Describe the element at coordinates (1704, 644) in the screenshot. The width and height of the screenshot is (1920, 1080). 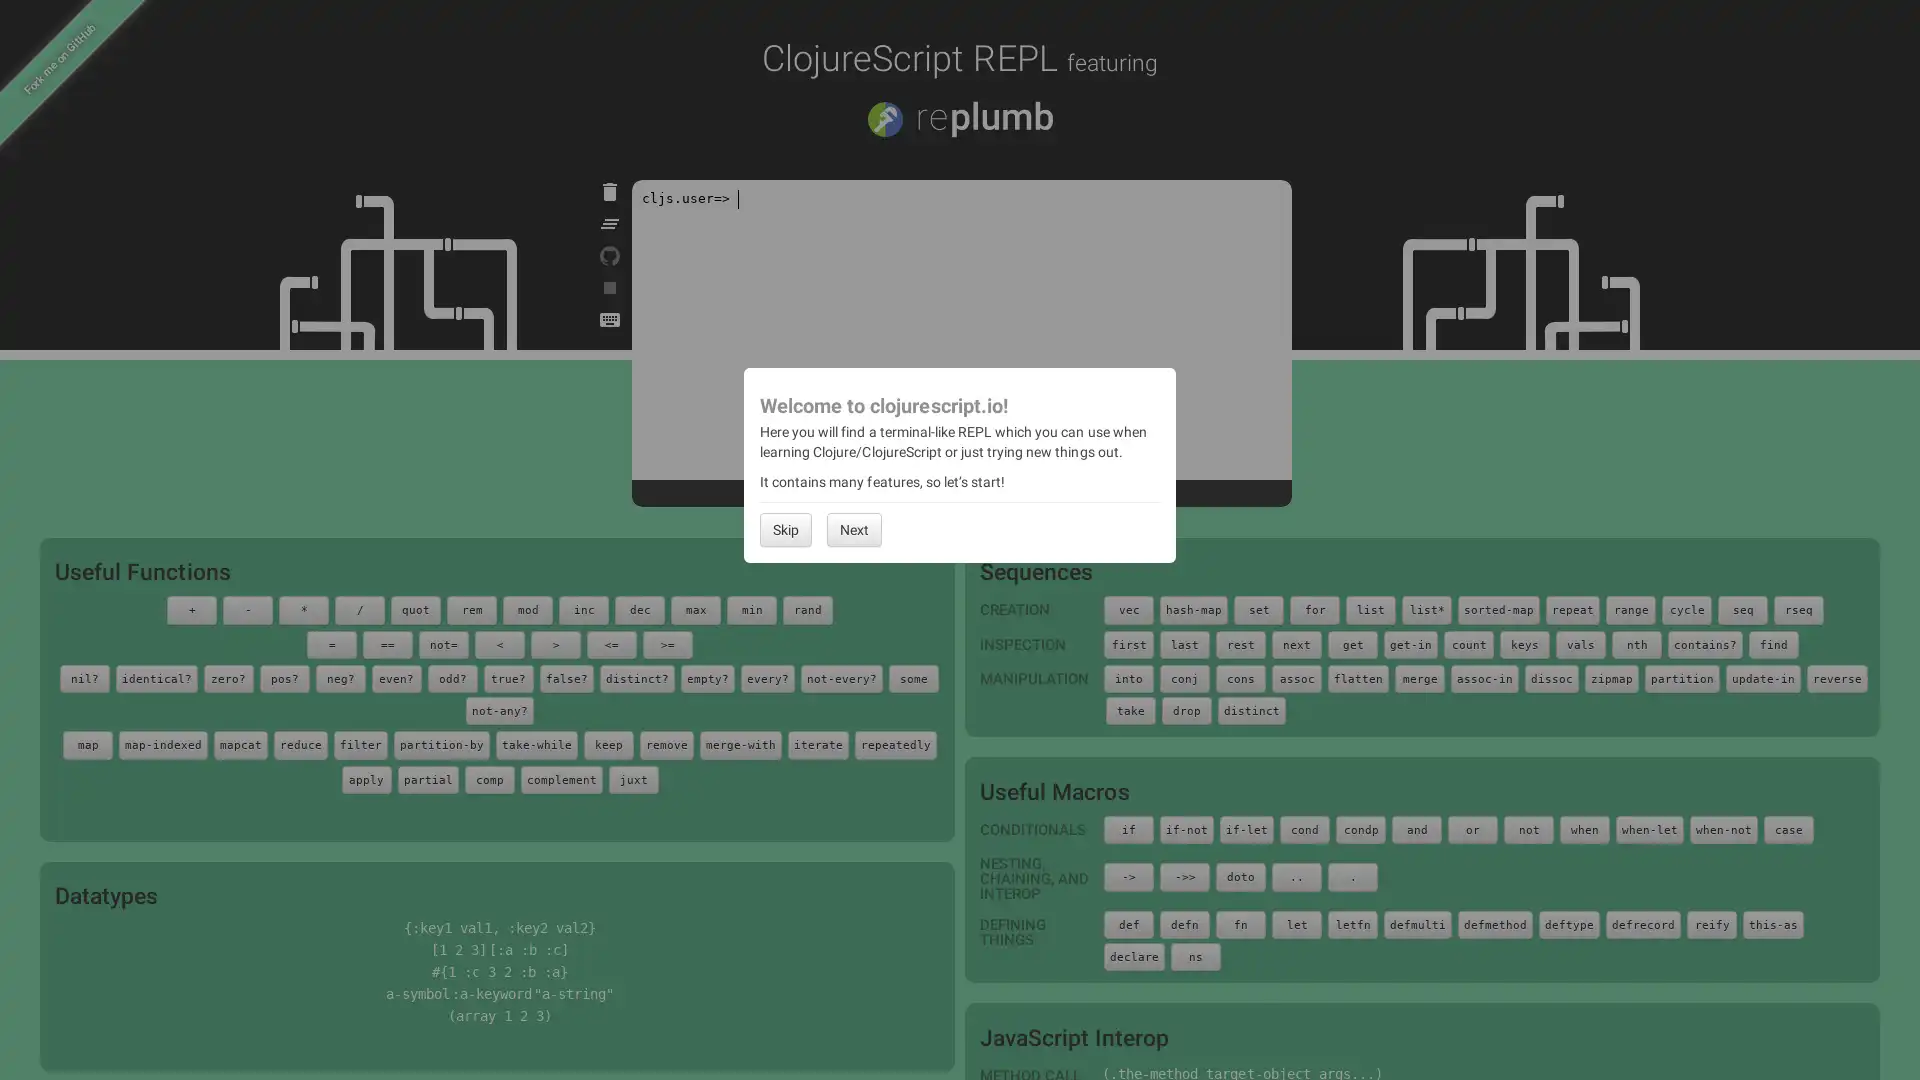
I see `contains?` at that location.